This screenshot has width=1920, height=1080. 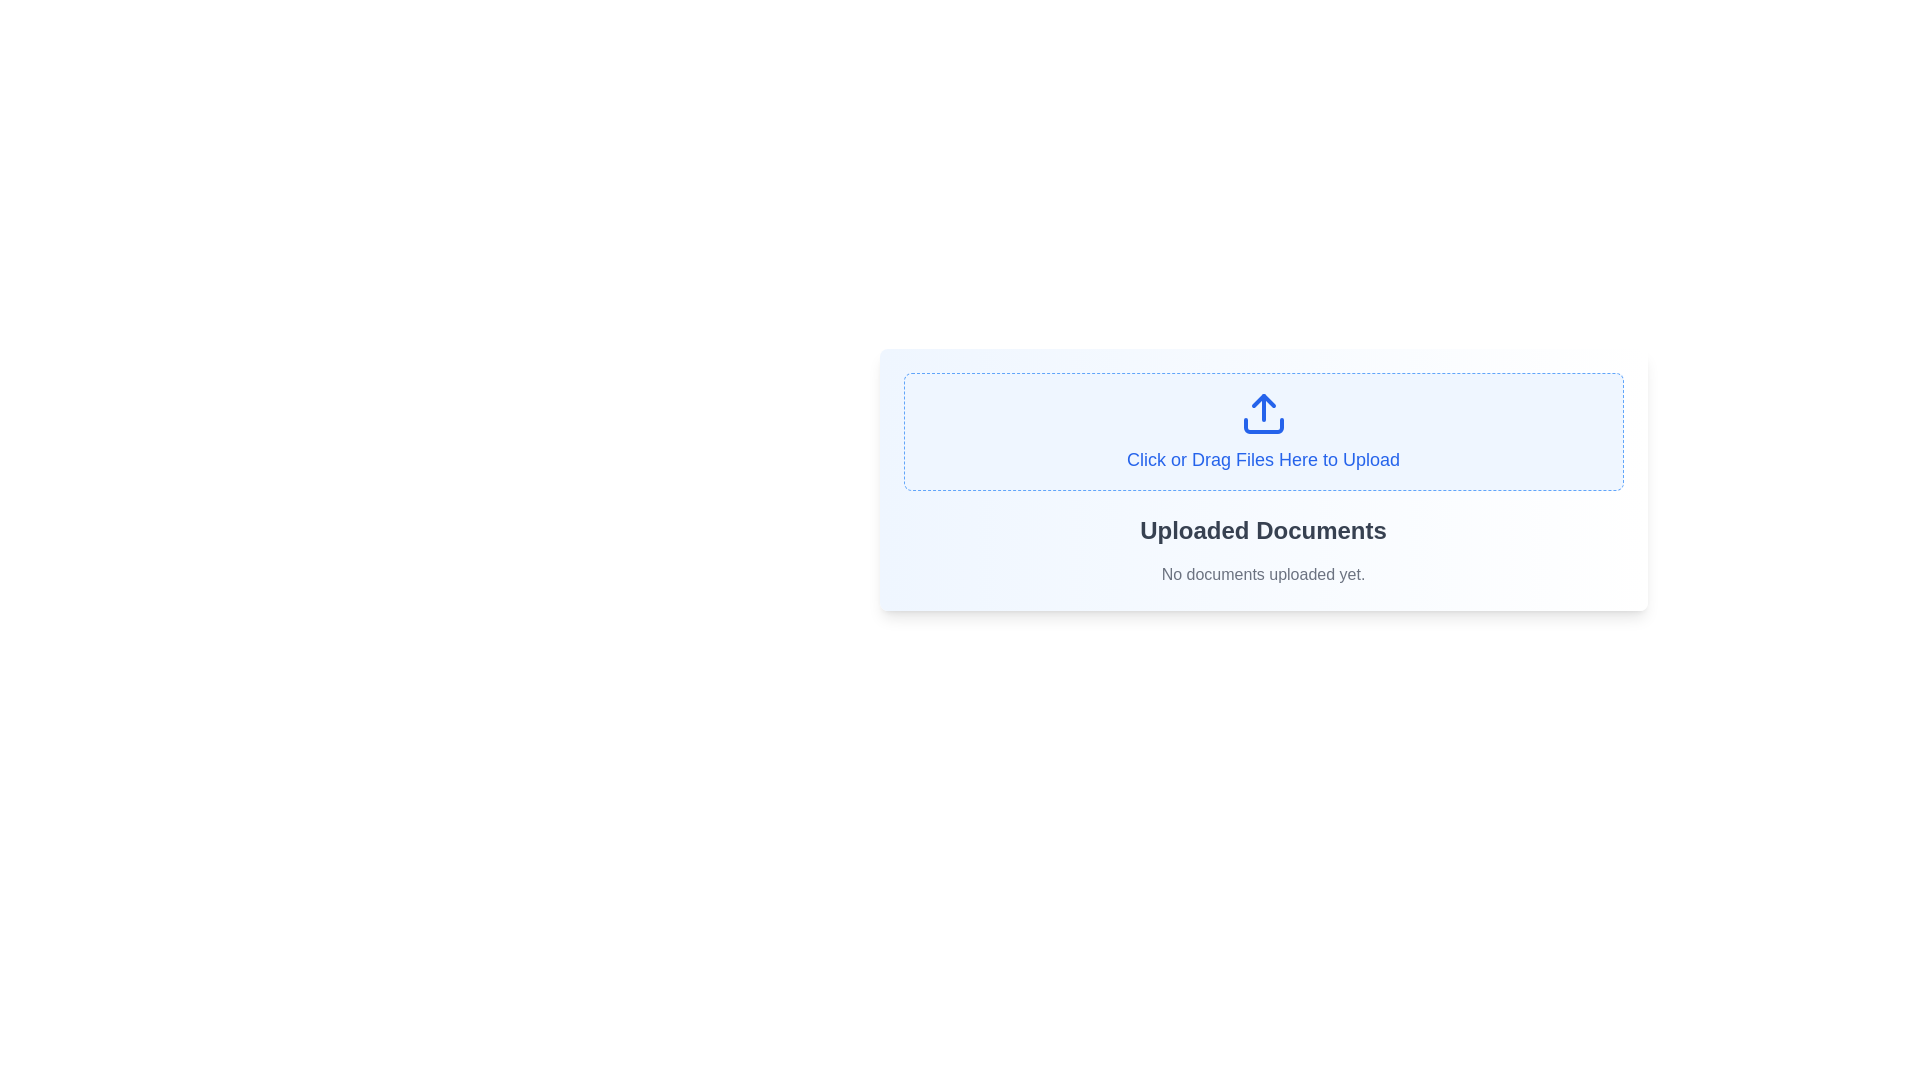 What do you see at coordinates (1262, 424) in the screenshot?
I see `the lower part of the upload icon to initiate the upload action, which is visually represented as part of the icon located in the light blue area marked with 'Click or Drag Files Here to Upload'` at bounding box center [1262, 424].